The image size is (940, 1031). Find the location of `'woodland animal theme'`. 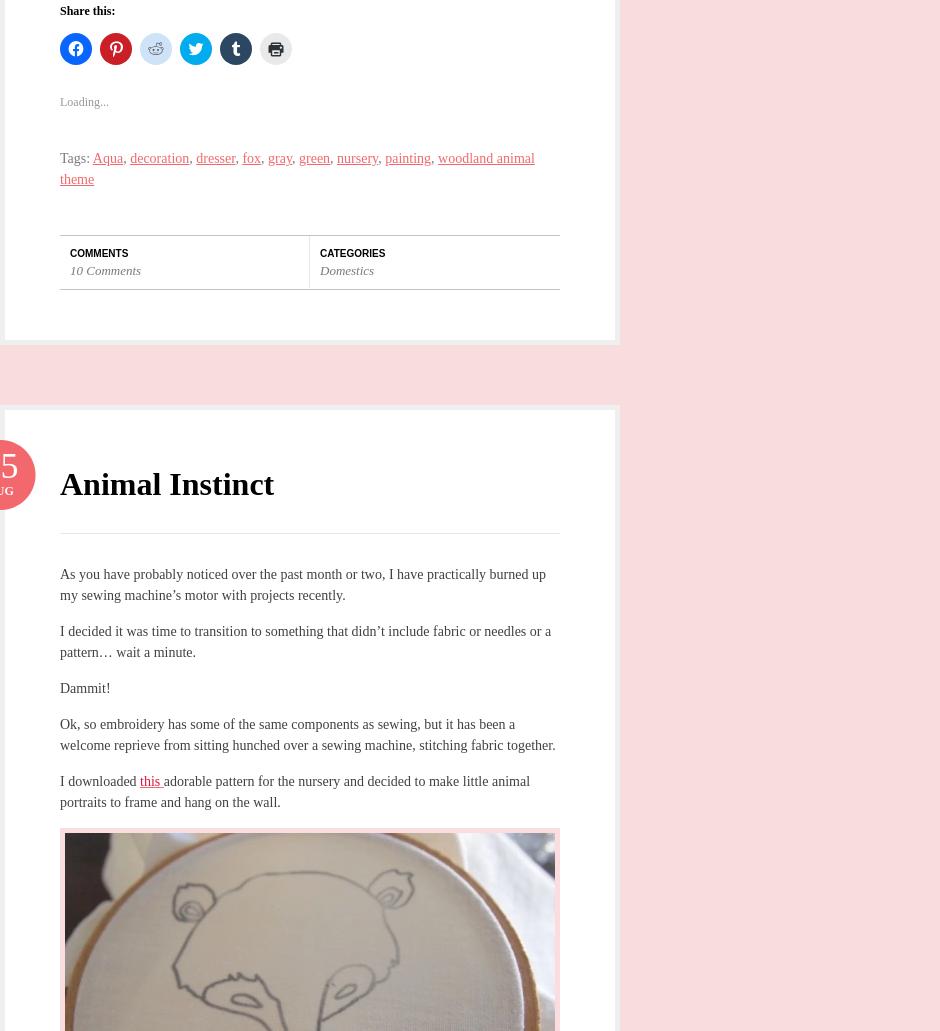

'woodland animal theme' is located at coordinates (296, 167).